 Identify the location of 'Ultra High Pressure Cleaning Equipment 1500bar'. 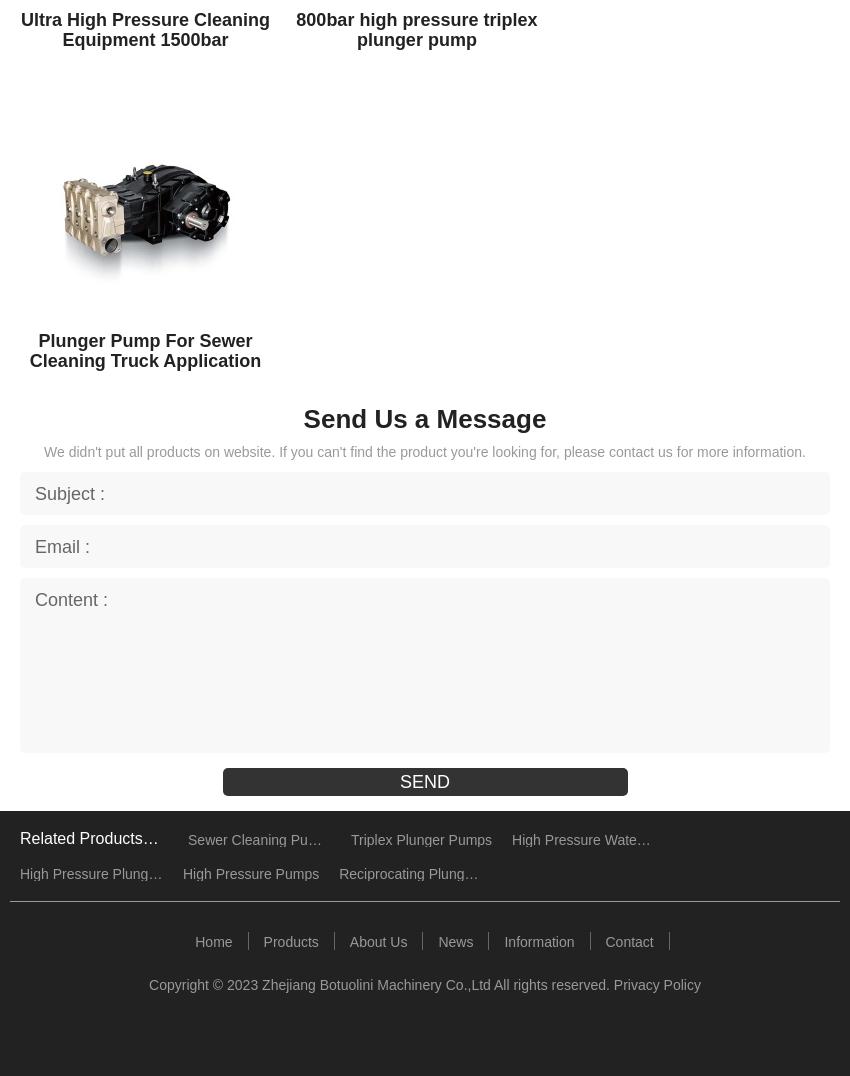
(145, 28).